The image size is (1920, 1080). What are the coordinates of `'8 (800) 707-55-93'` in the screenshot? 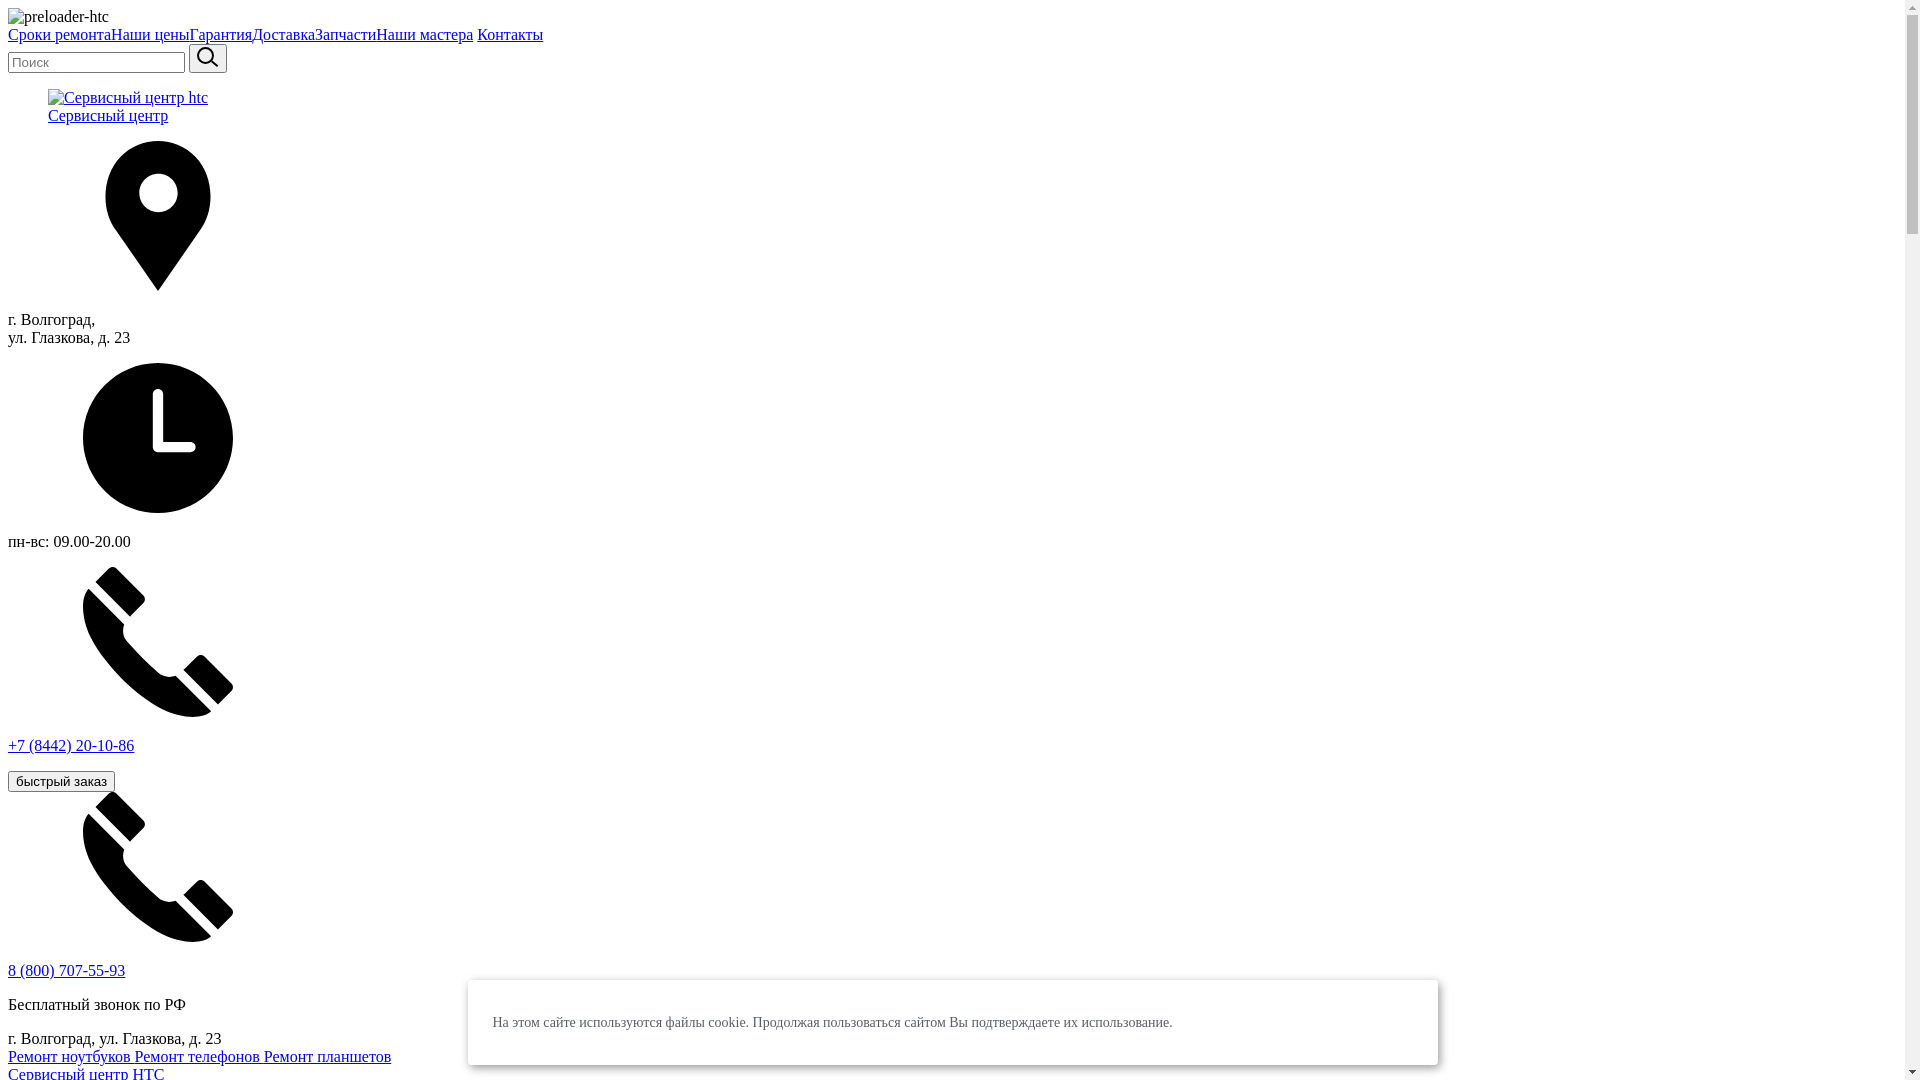 It's located at (8, 969).